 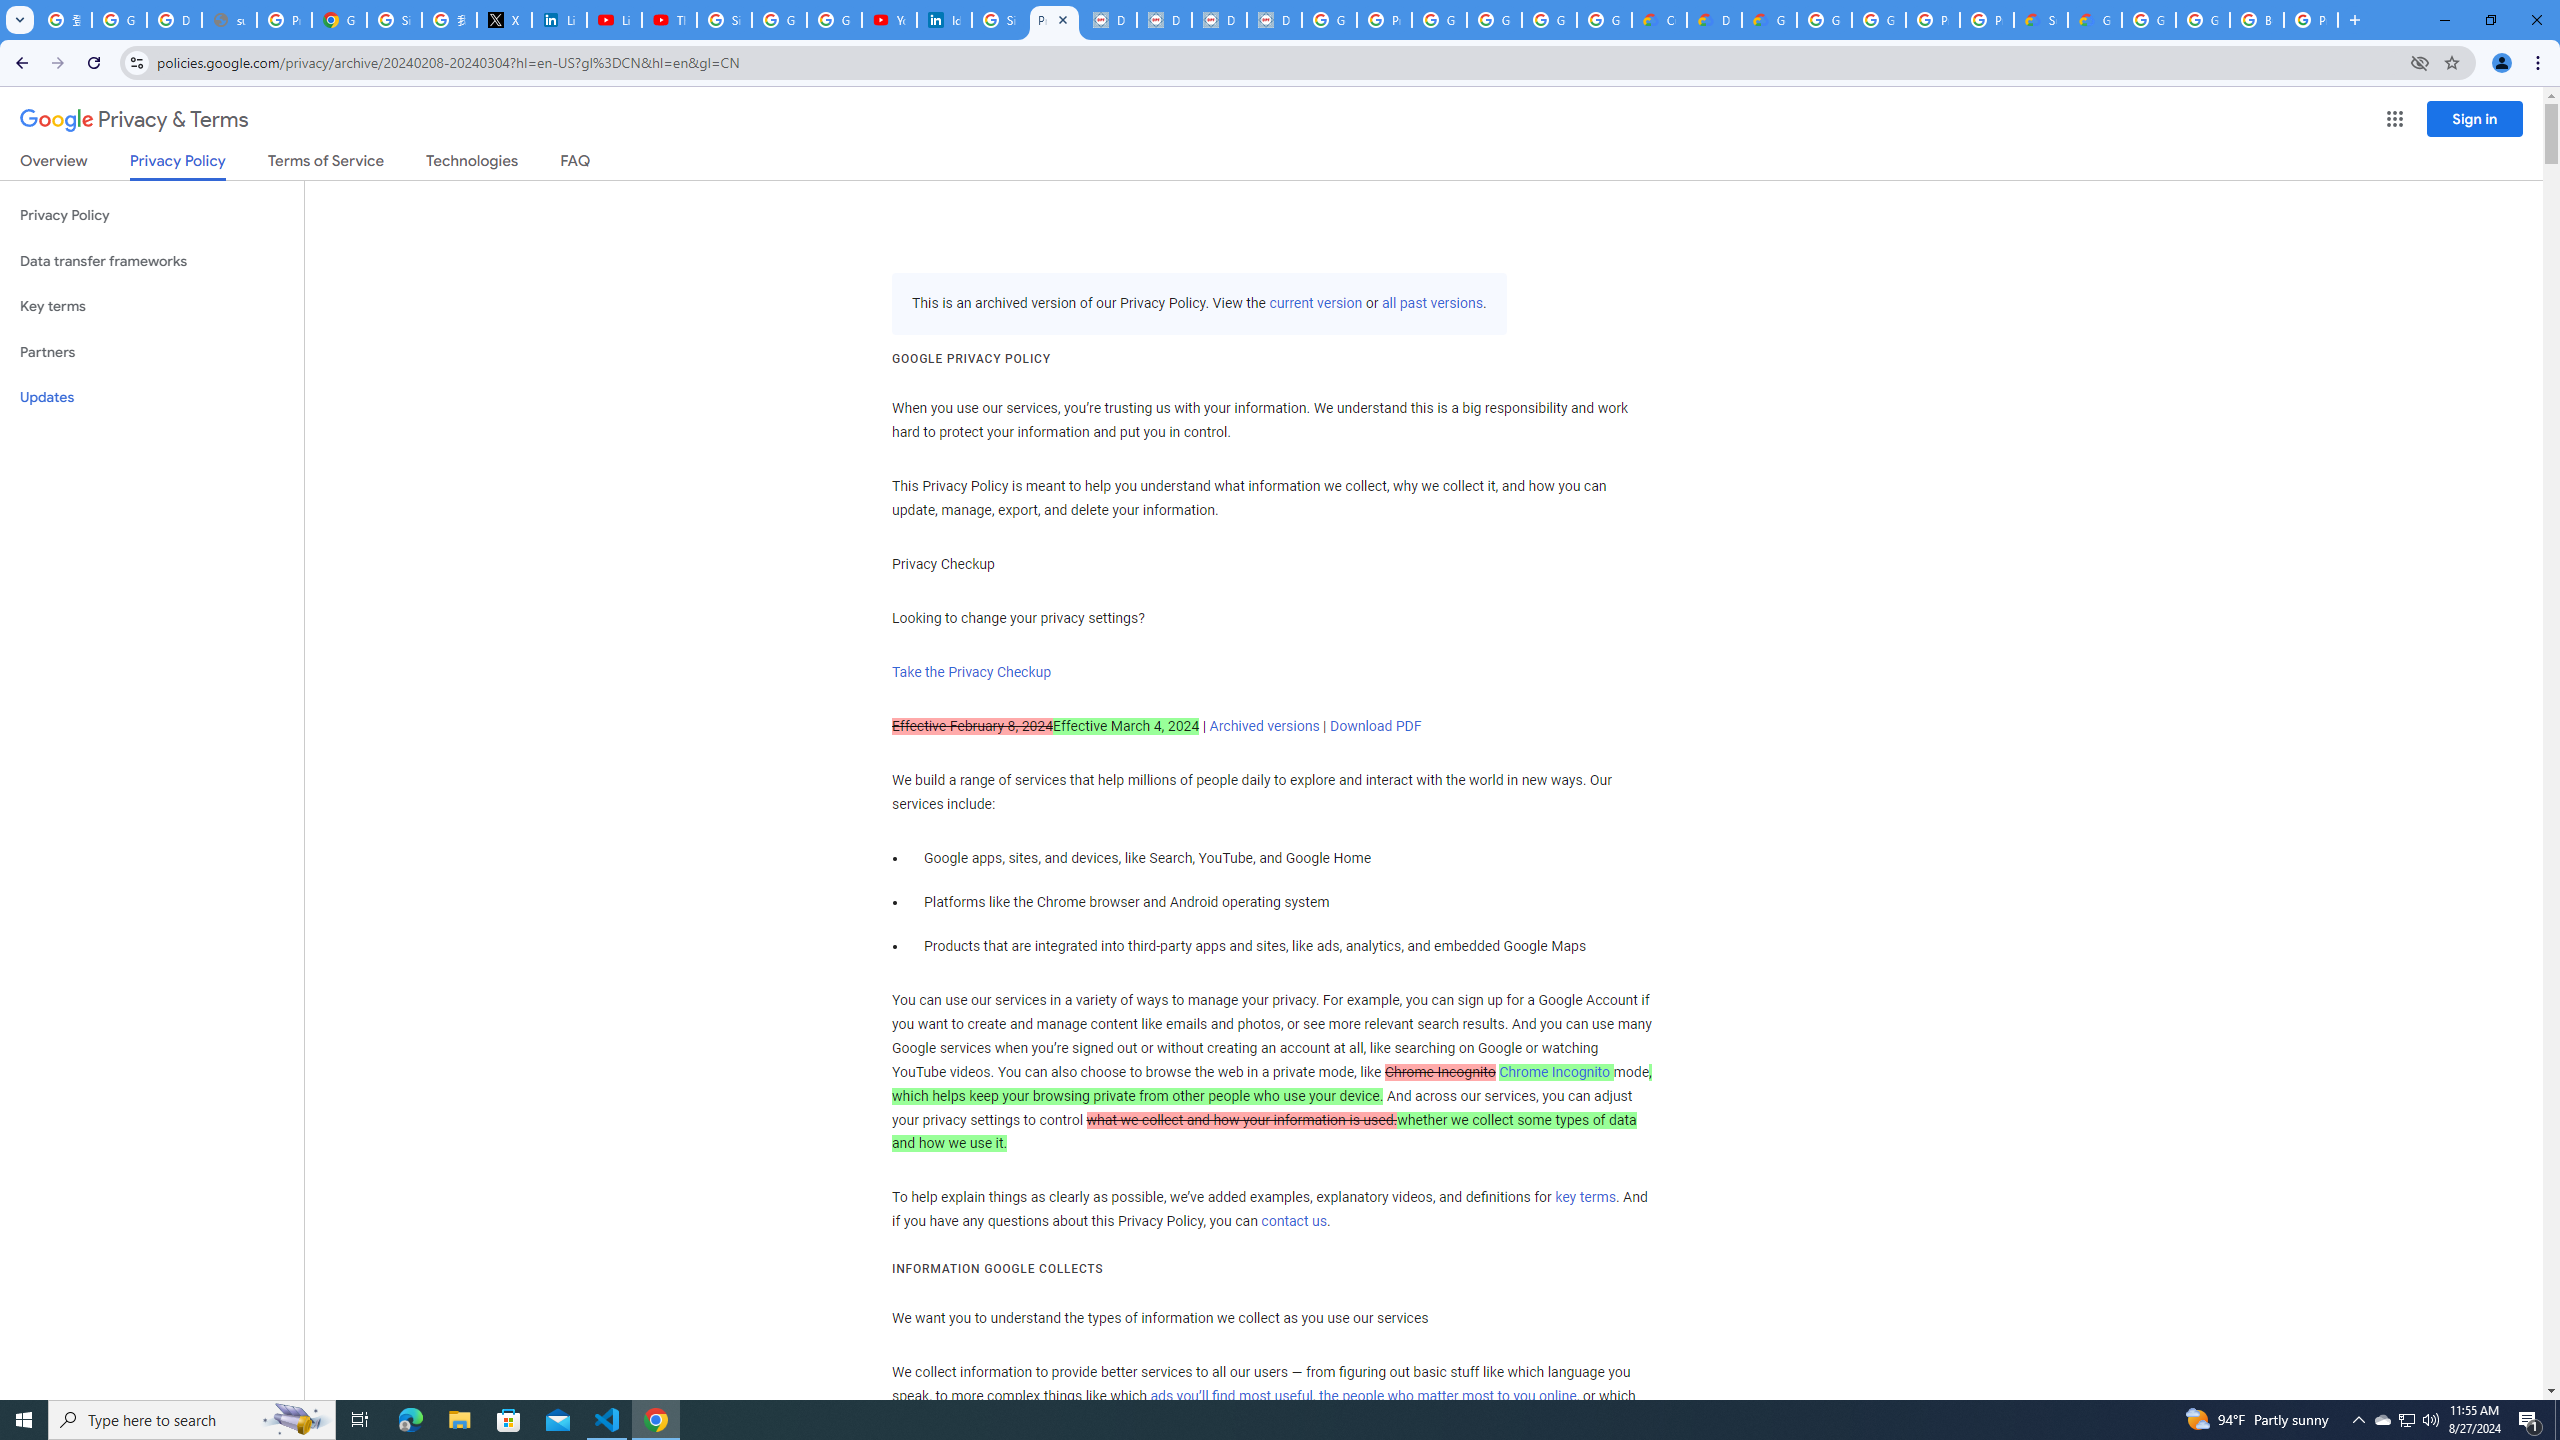 What do you see at coordinates (1430, 302) in the screenshot?
I see `'all past versions'` at bounding box center [1430, 302].